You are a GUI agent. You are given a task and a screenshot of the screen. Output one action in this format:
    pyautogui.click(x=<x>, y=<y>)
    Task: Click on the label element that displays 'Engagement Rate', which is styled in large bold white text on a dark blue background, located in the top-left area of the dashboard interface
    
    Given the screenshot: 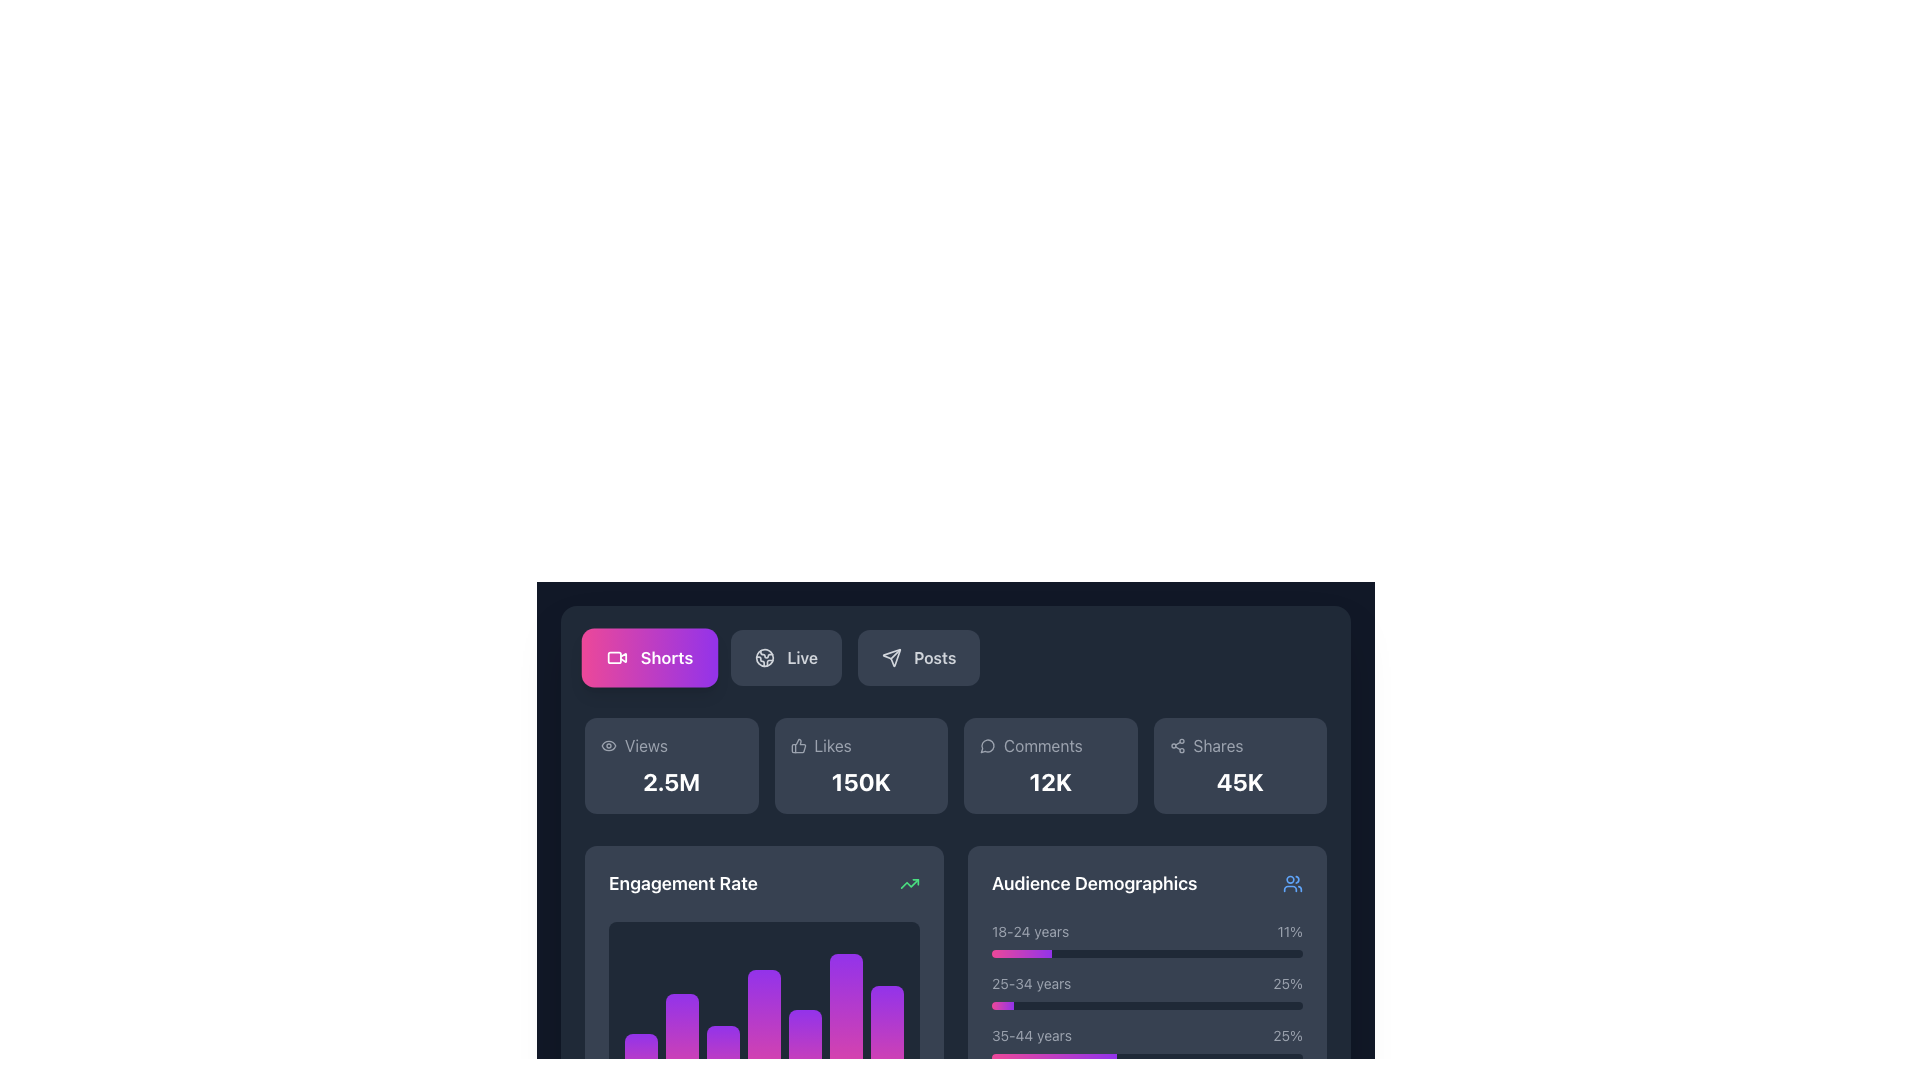 What is the action you would take?
    pyautogui.click(x=683, y=882)
    